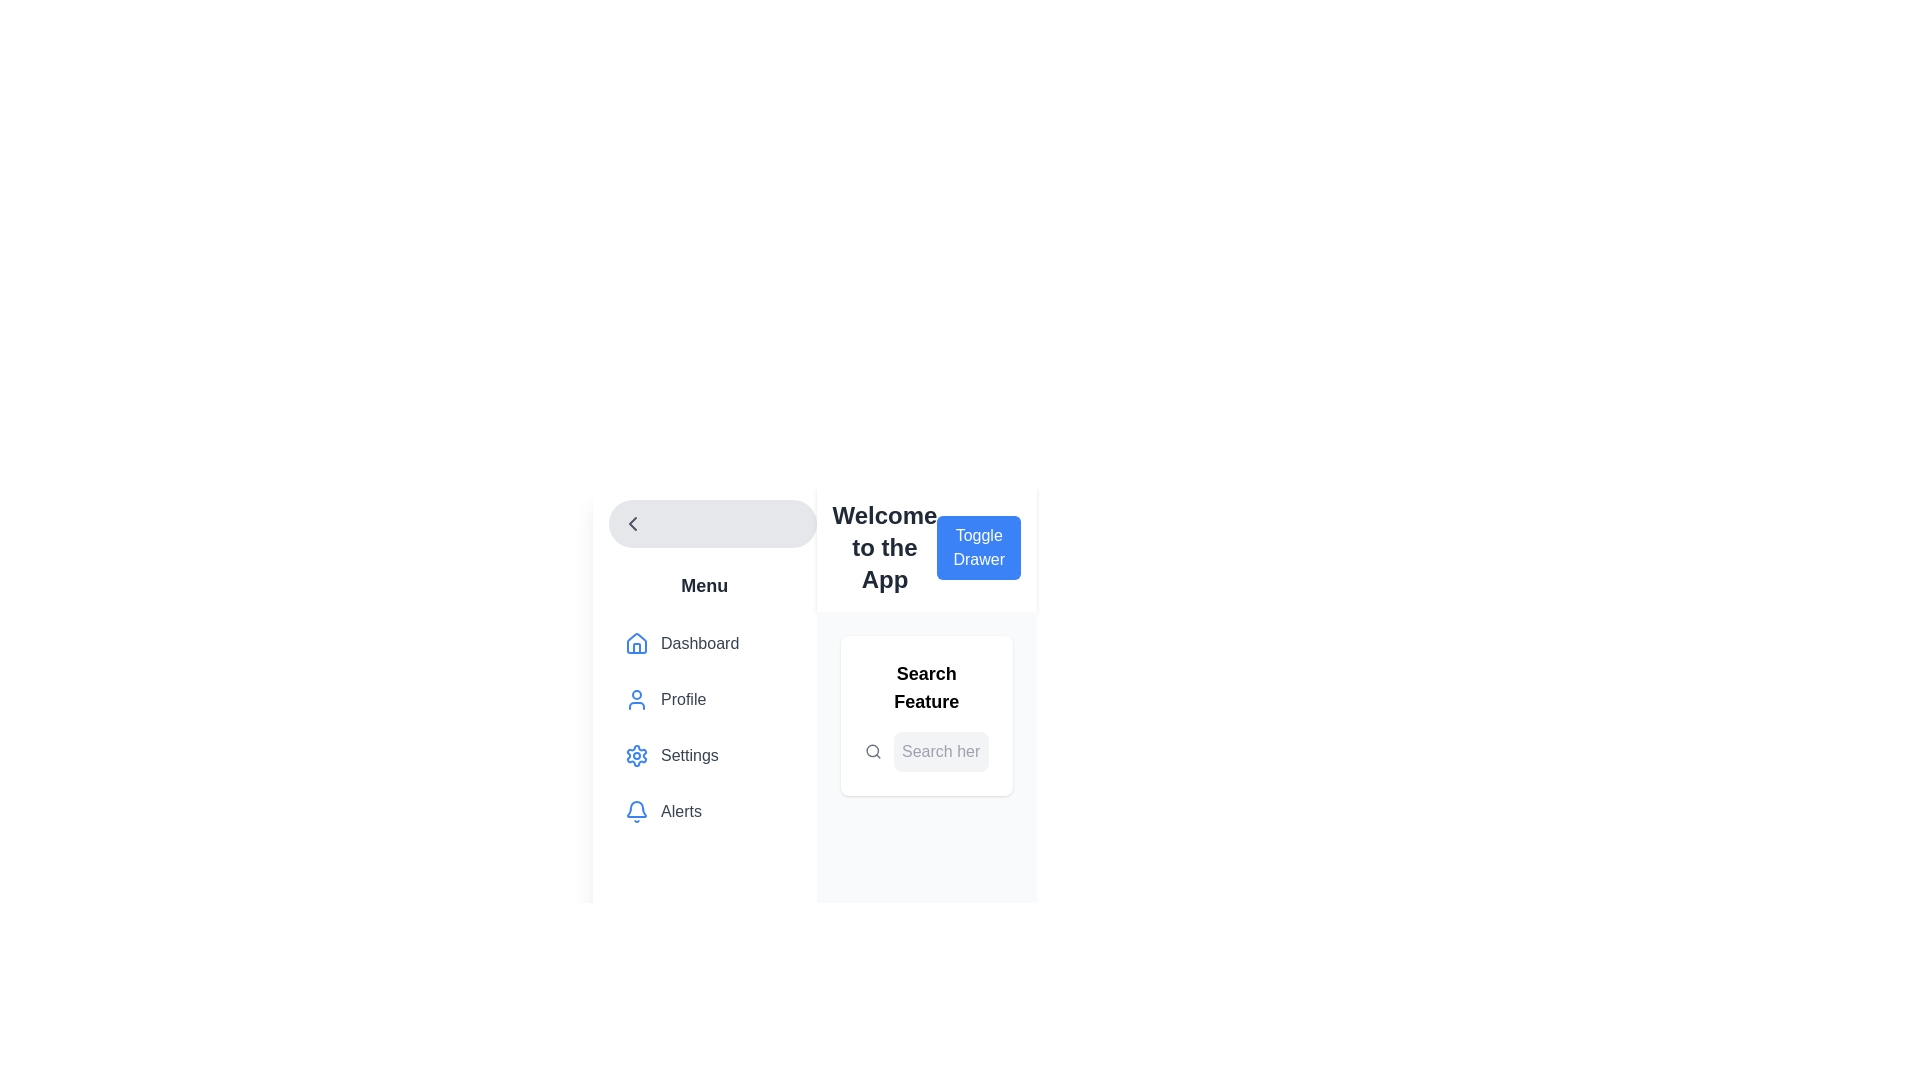 This screenshot has width=1920, height=1080. I want to click on the blue user silhouette icon in the sidebar menu, so click(636, 698).